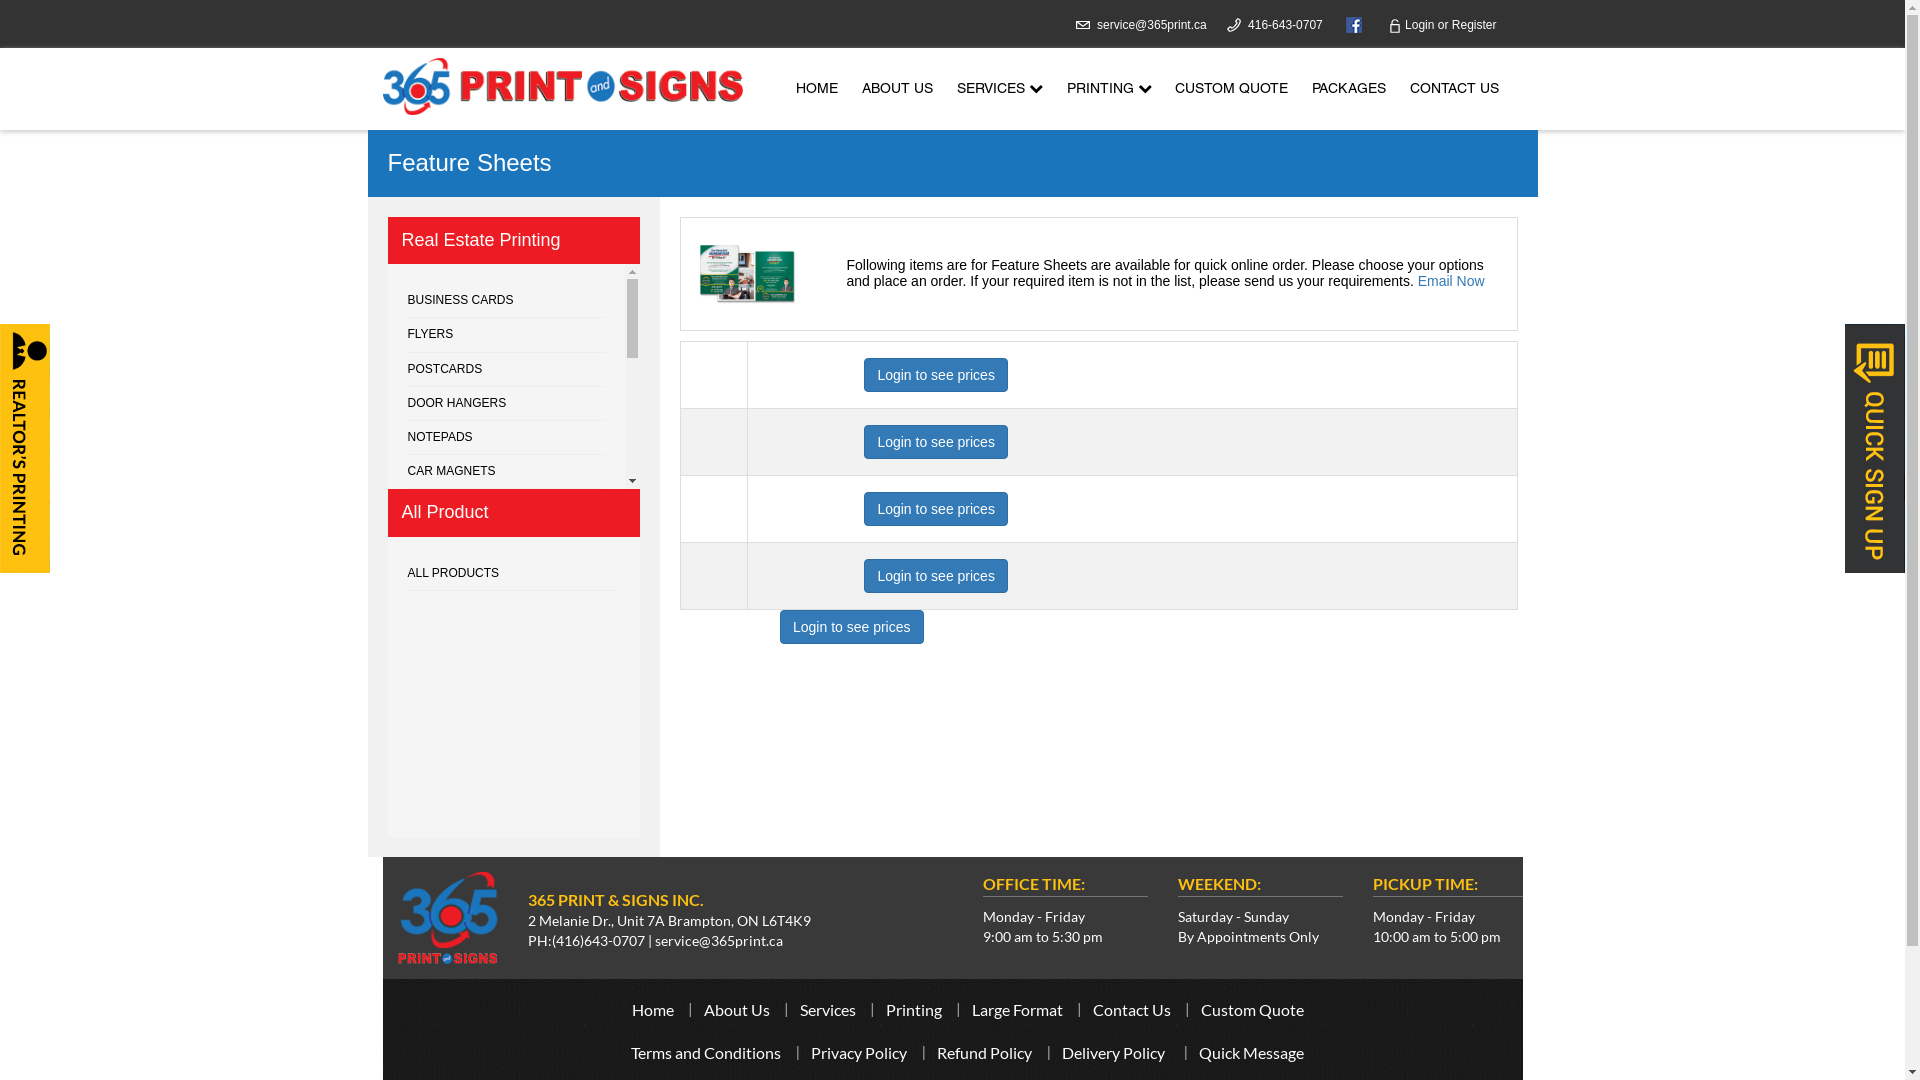  Describe the element at coordinates (1250, 1009) in the screenshot. I see `'Custom Quote'` at that location.